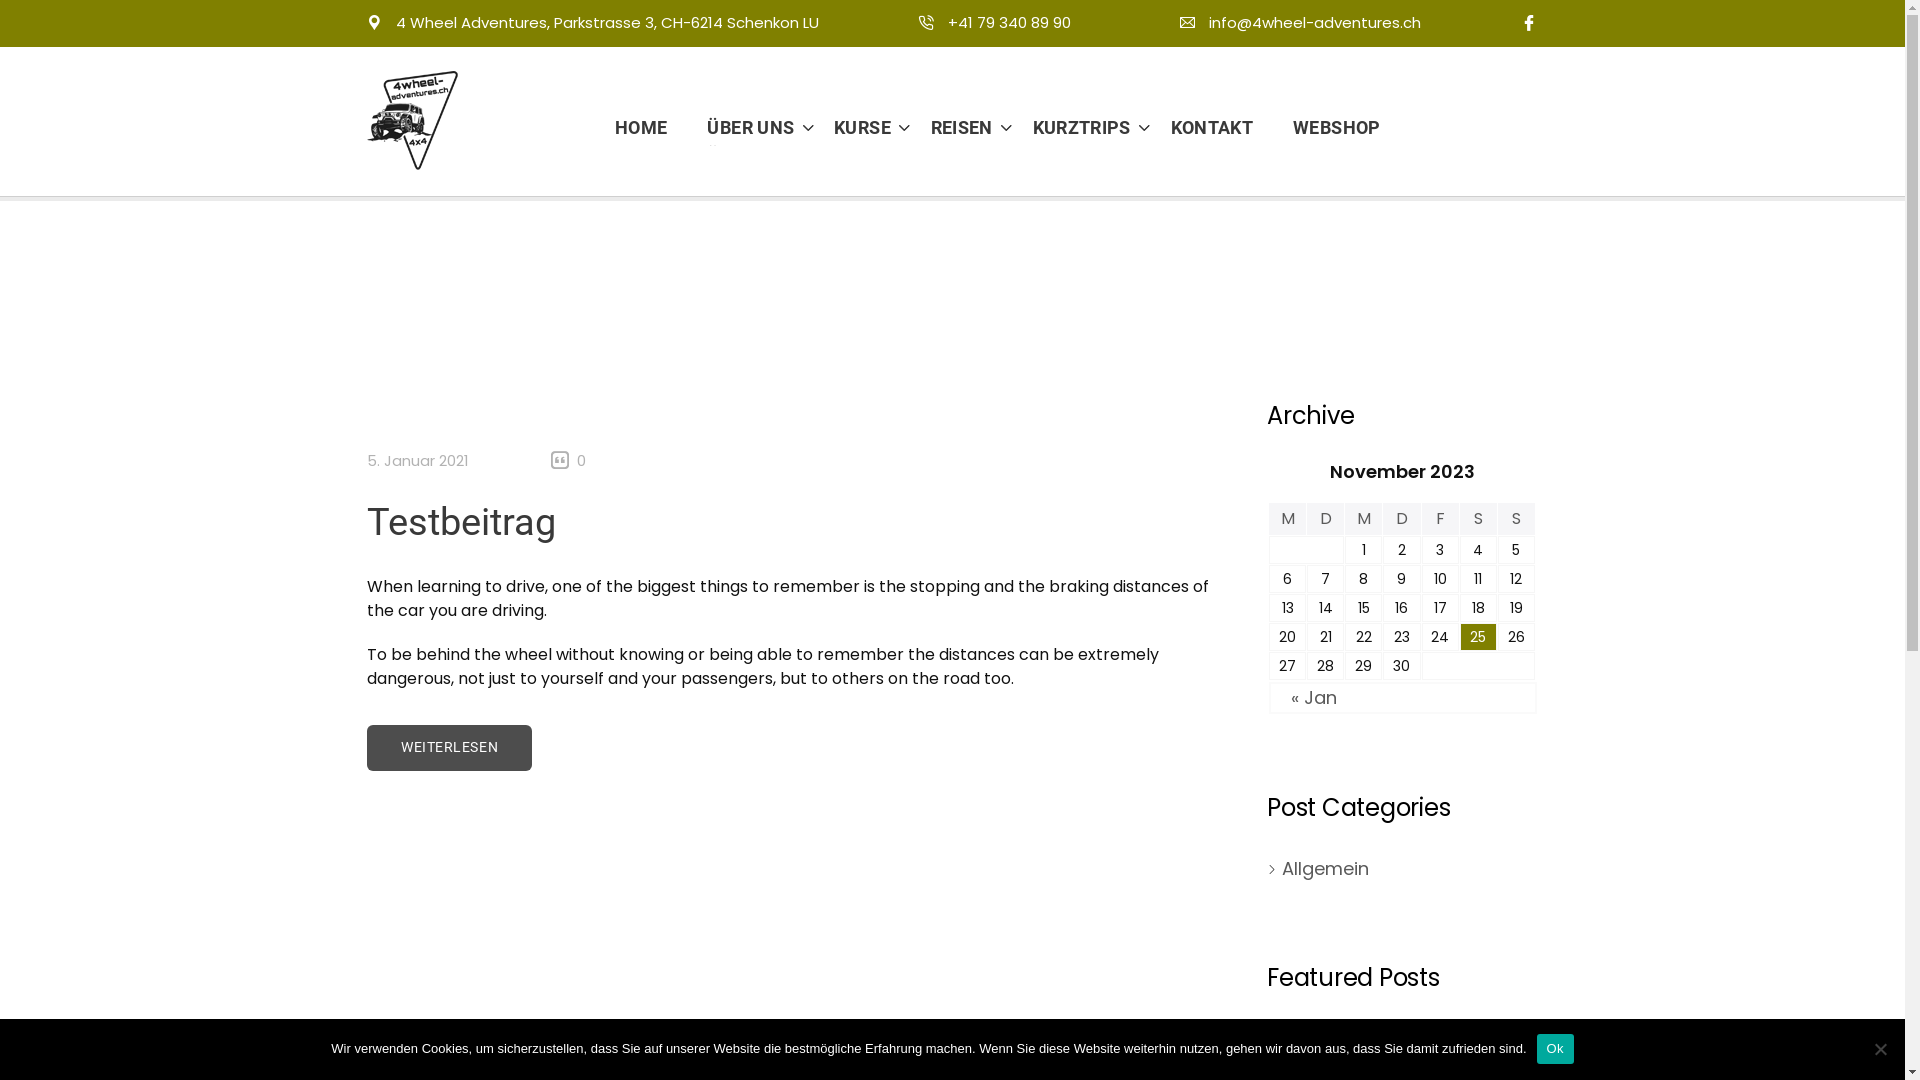  I want to click on 'KURZTRIPS', so click(1073, 127).